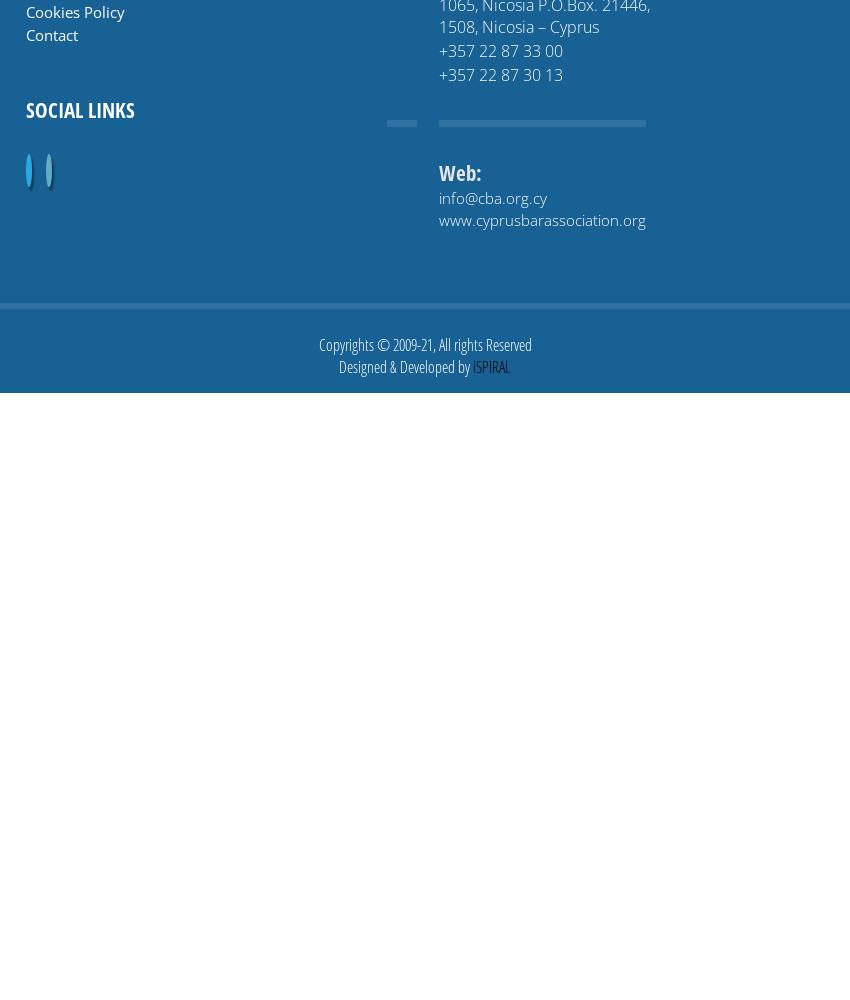 The width and height of the screenshot is (850, 1000). What do you see at coordinates (438, 173) in the screenshot?
I see `'Web:'` at bounding box center [438, 173].